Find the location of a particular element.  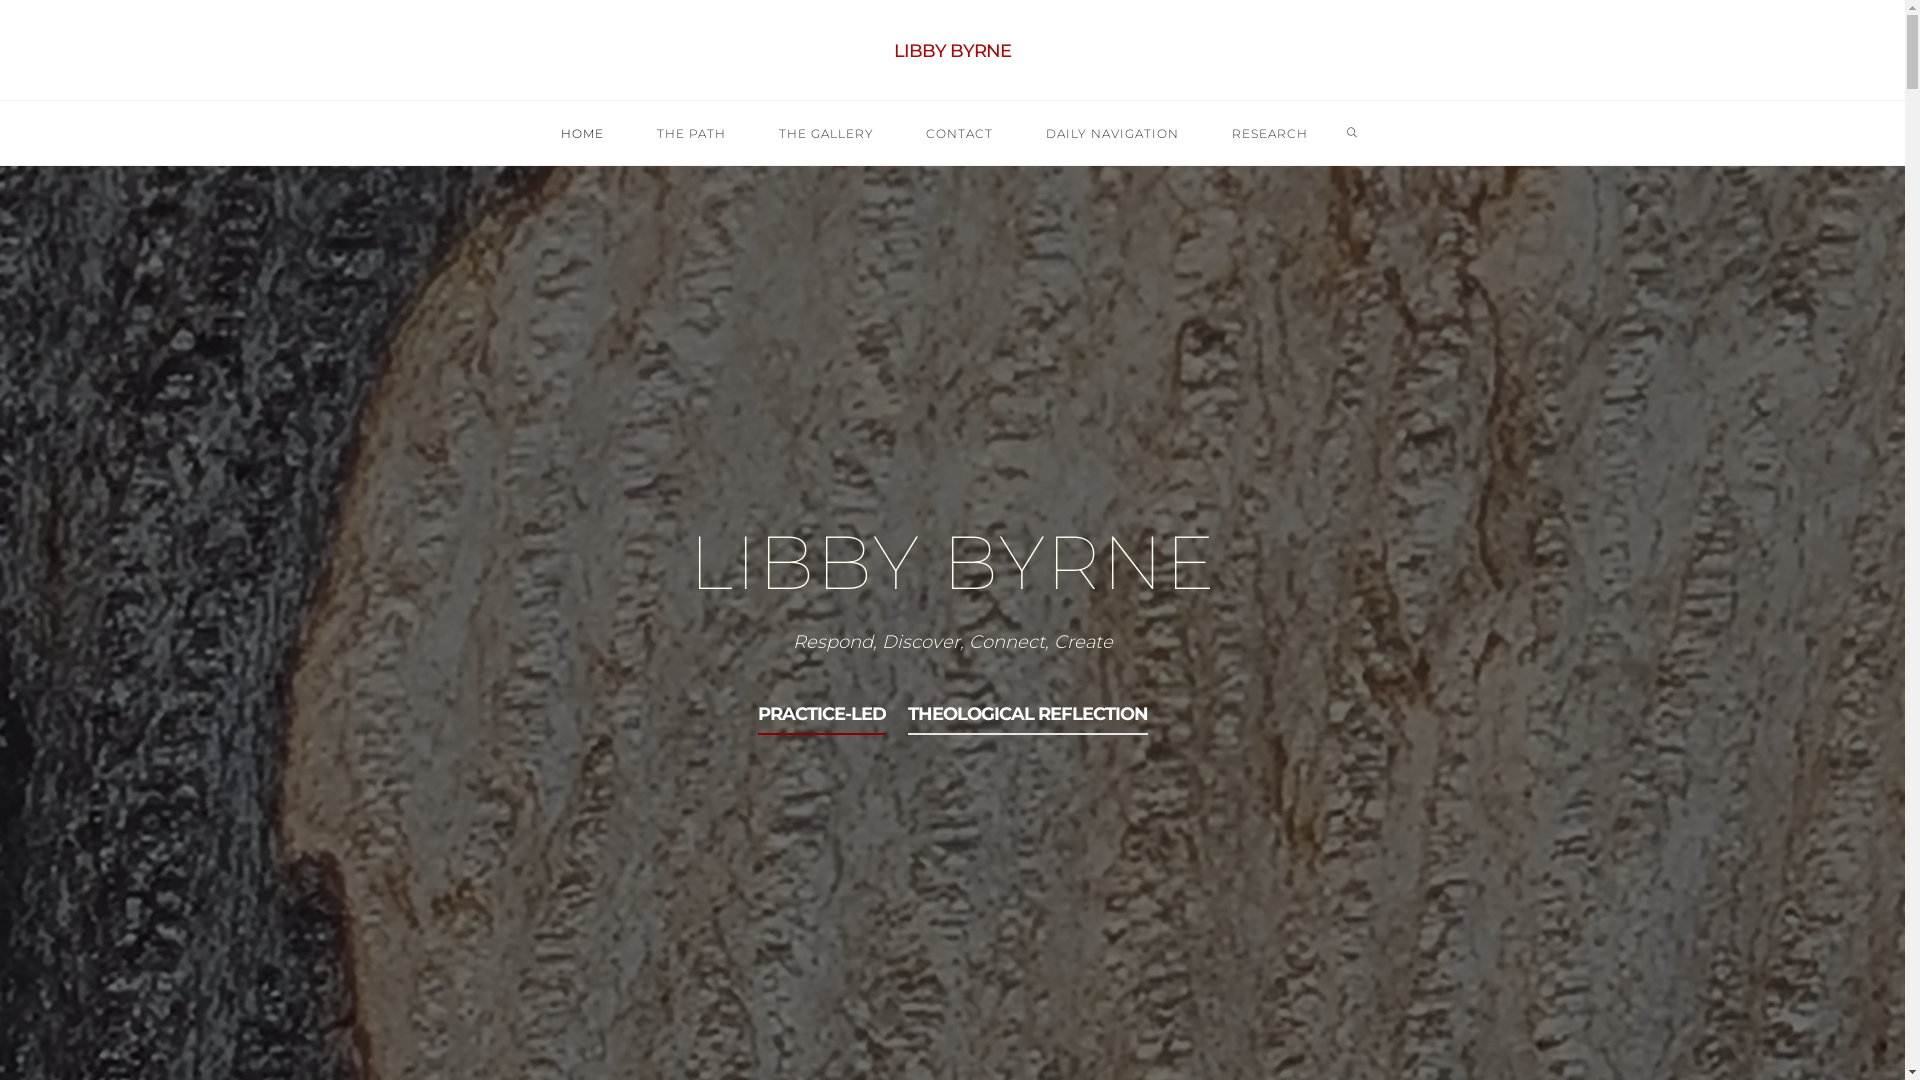

'THEOLOGICAL REFLECTION' is located at coordinates (1027, 712).